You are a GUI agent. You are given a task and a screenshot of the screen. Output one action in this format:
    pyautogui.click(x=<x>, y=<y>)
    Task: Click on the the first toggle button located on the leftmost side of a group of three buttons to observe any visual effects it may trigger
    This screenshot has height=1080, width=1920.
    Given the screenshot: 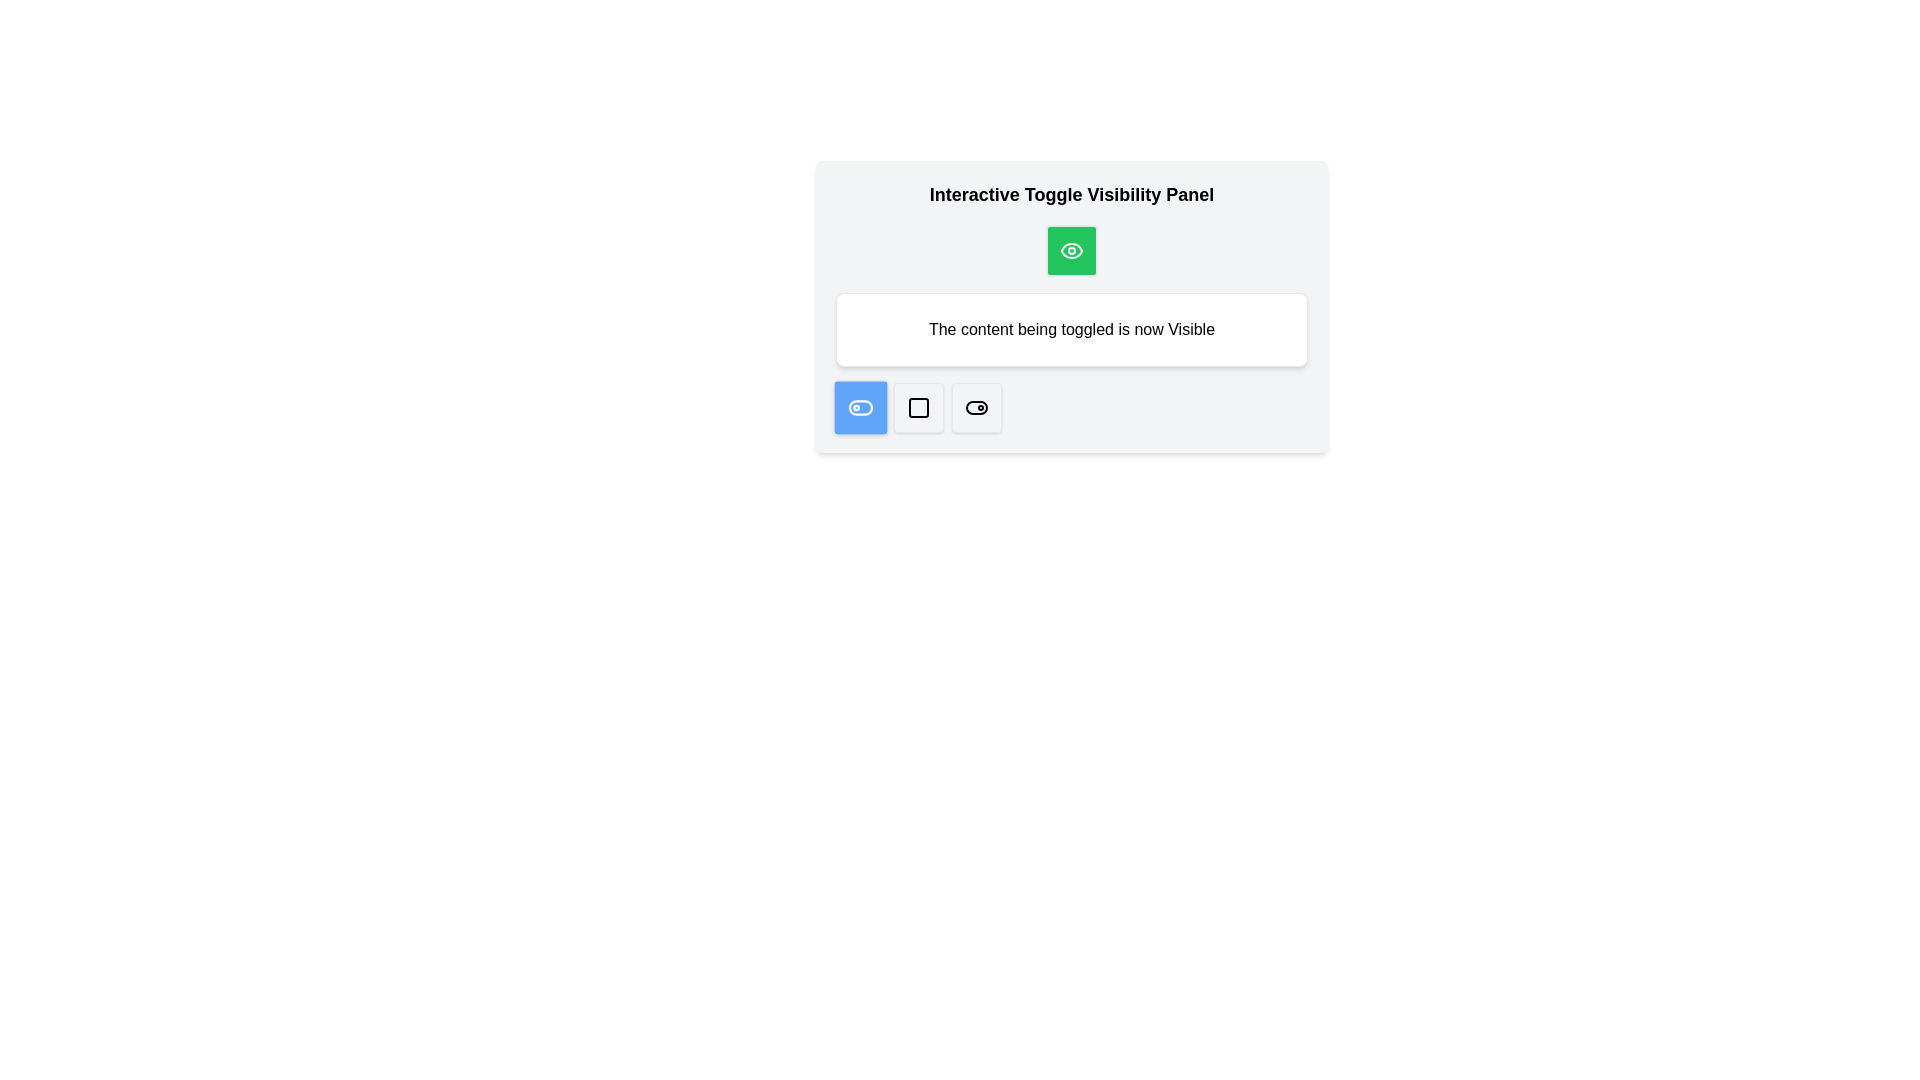 What is the action you would take?
    pyautogui.click(x=860, y=407)
    